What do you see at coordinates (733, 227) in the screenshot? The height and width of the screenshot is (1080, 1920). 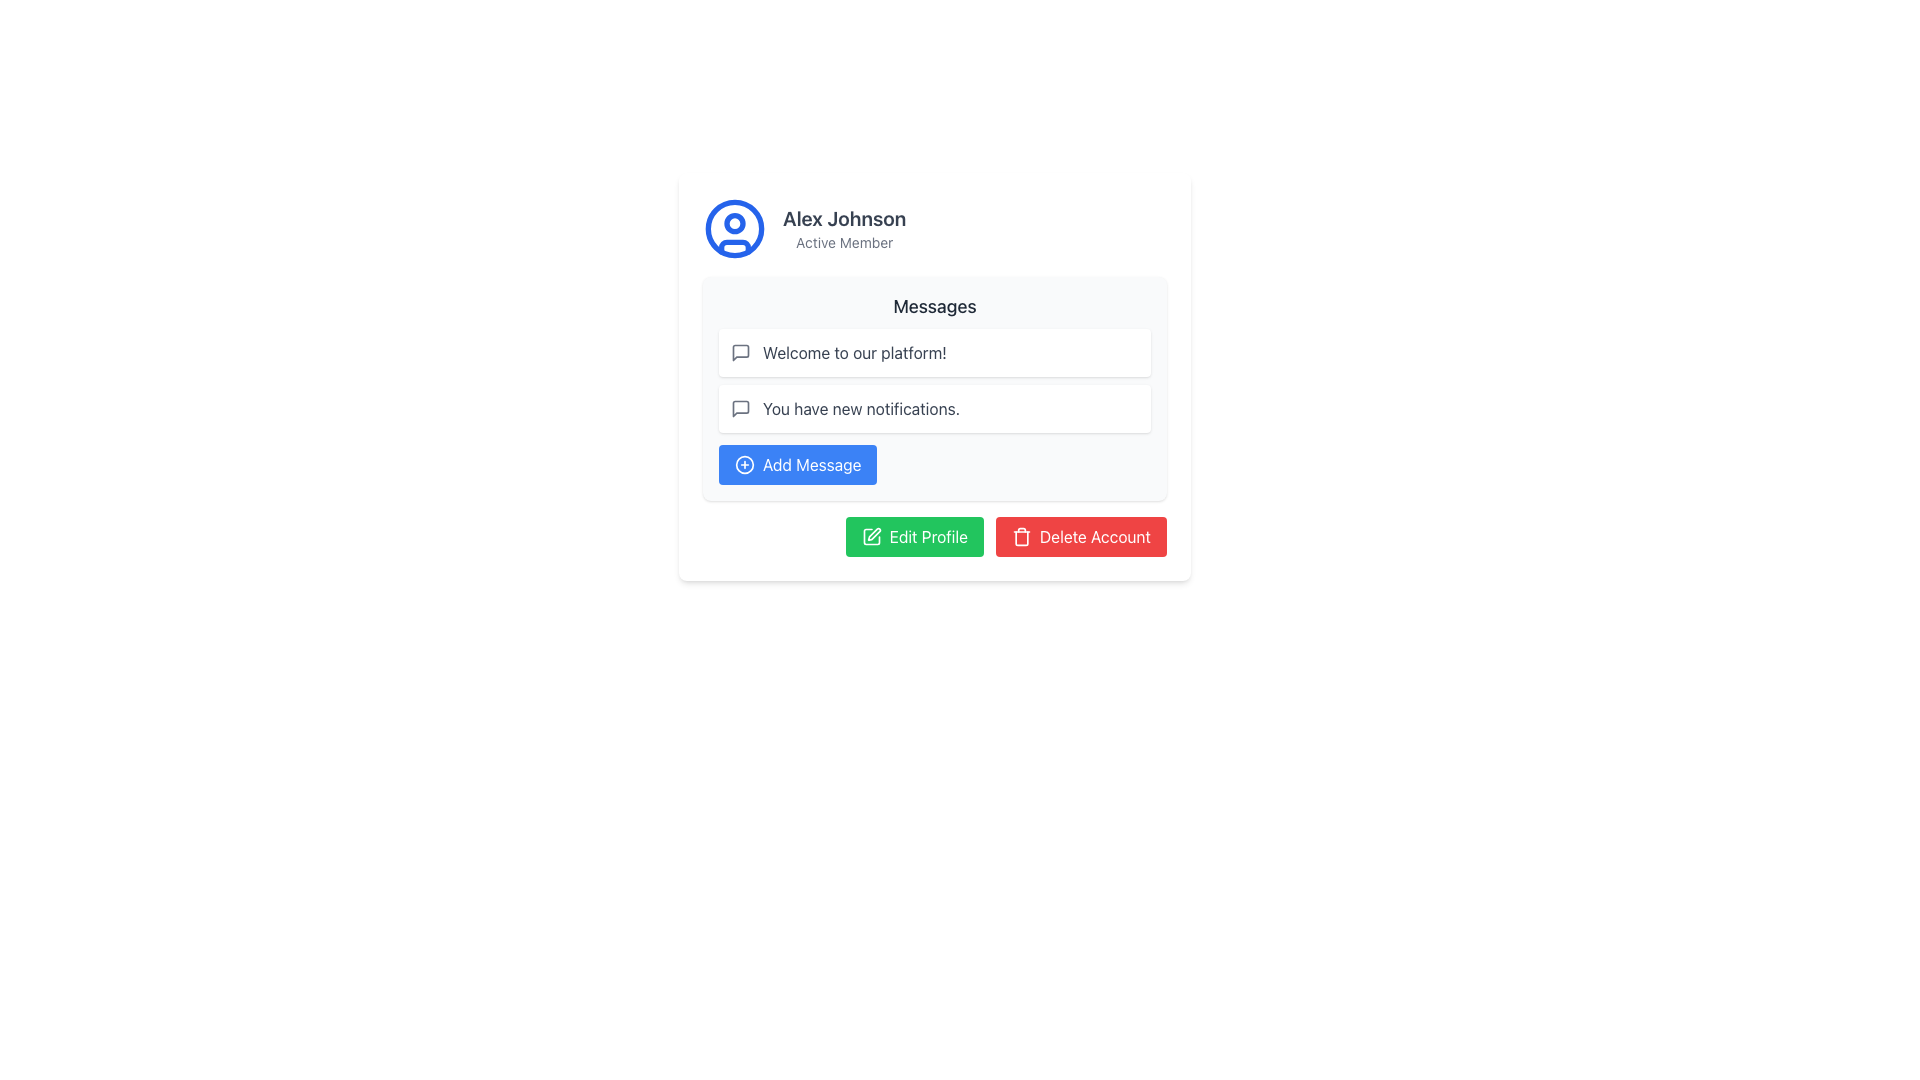 I see `outermost blue circular outline of the SVG user profile icon located at the top left of the user details card for debugging purposes` at bounding box center [733, 227].